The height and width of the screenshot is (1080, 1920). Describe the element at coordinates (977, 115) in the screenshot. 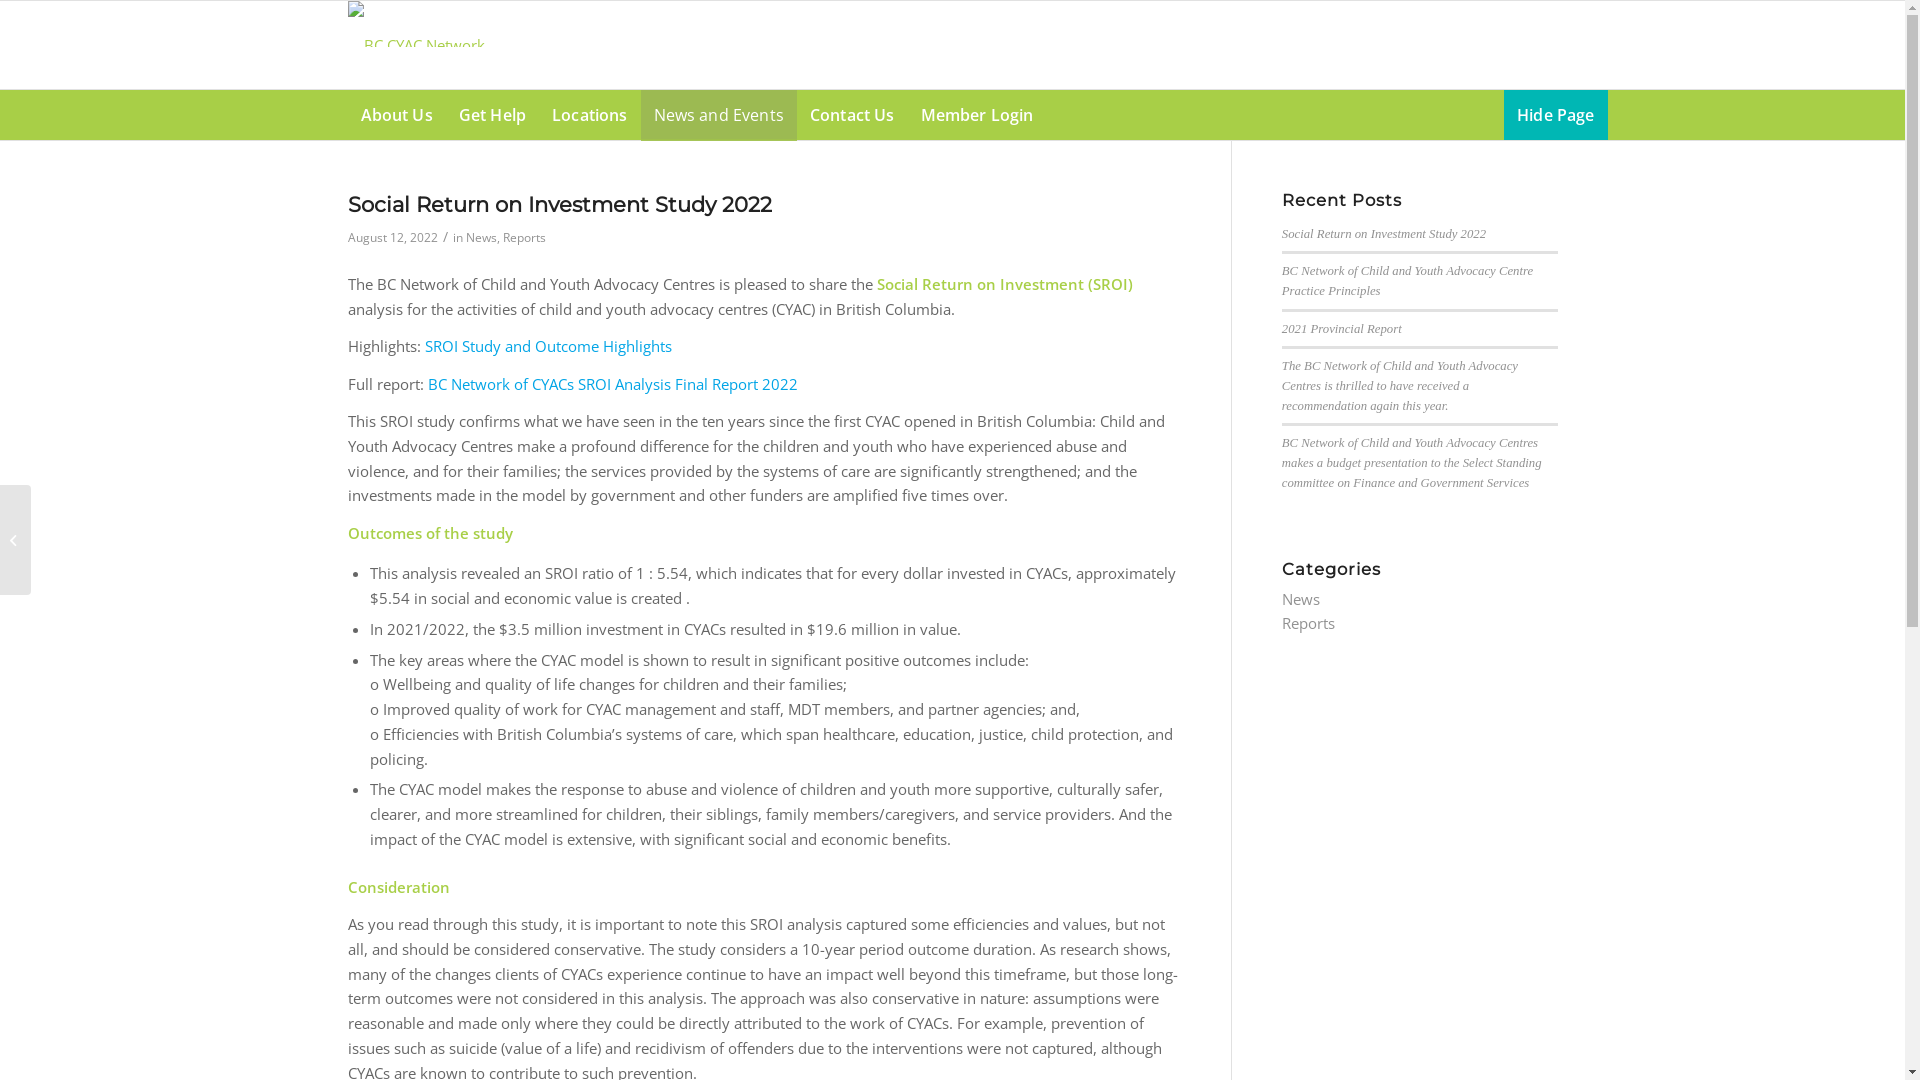

I see `'Member Login'` at that location.